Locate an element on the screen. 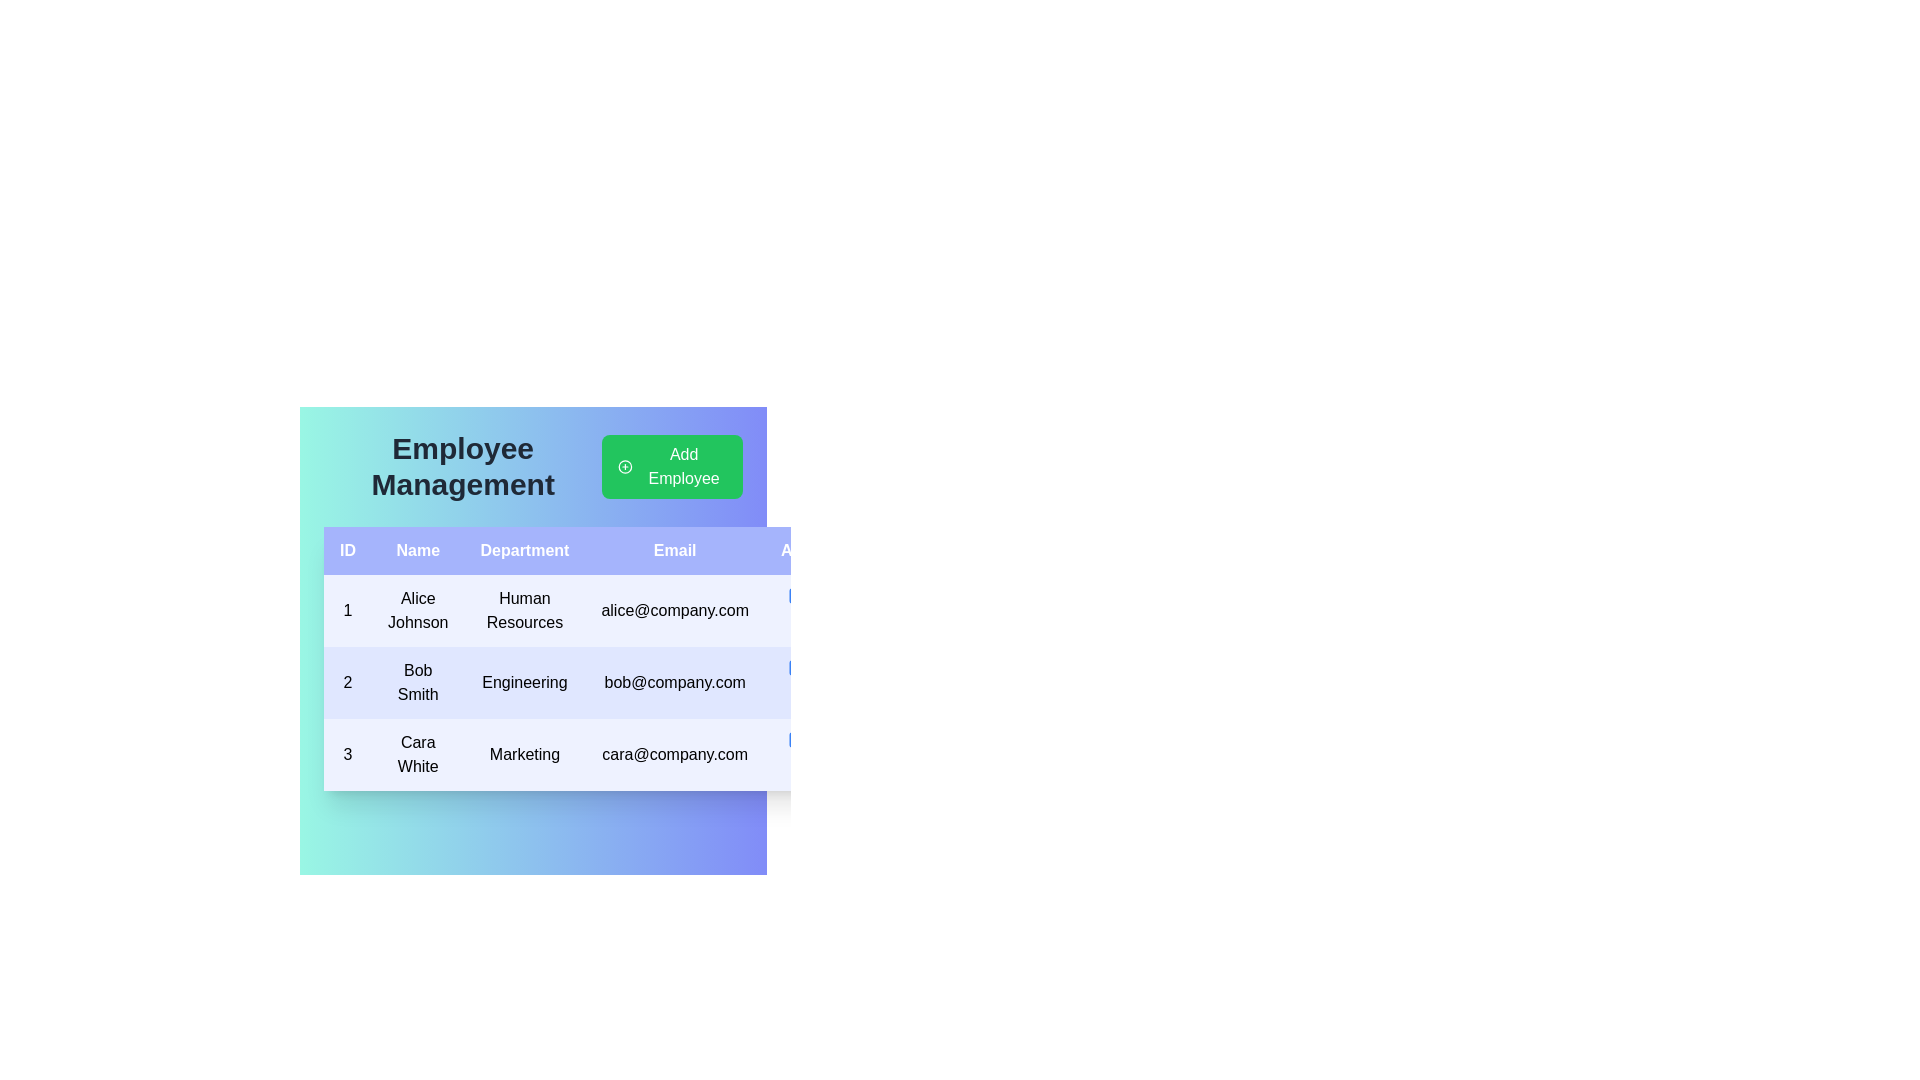  a cell in the Data Table displaying employee data is located at coordinates (588, 659).